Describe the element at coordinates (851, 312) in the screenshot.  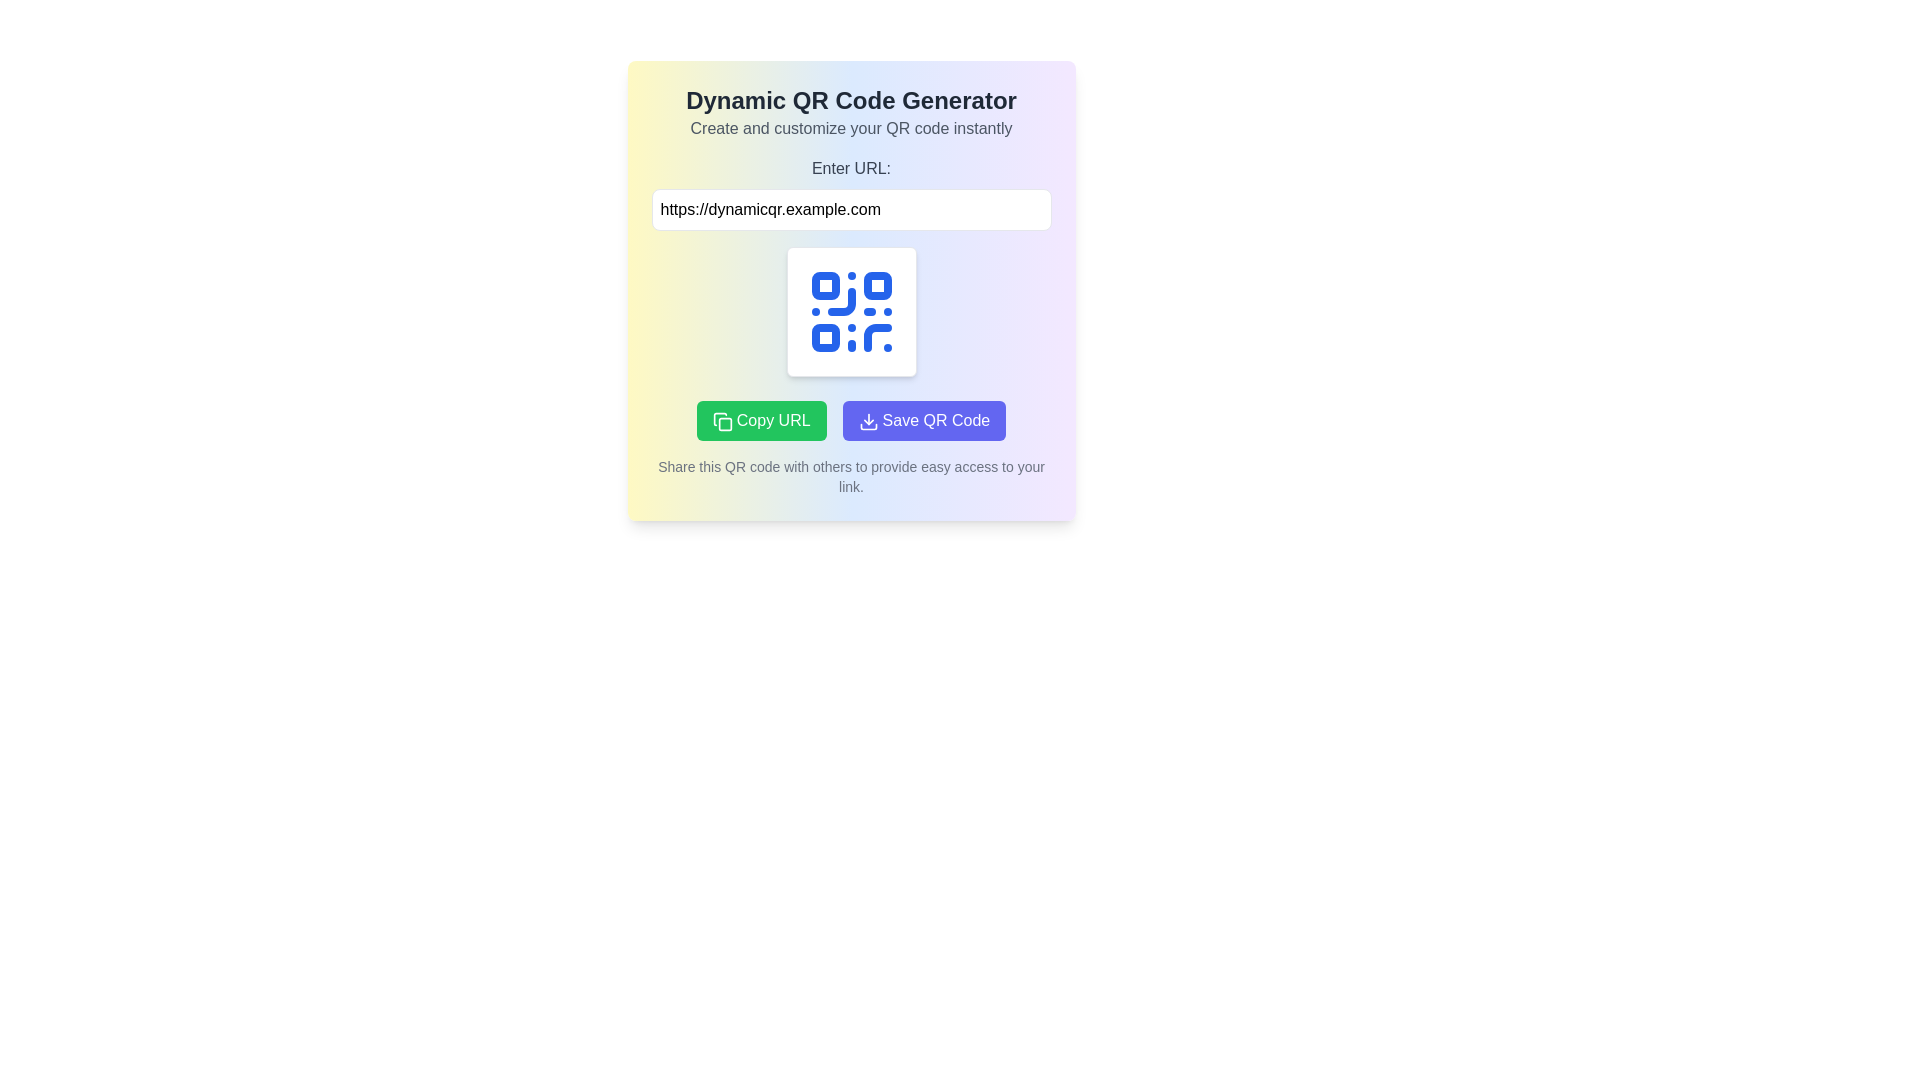
I see `the central QR code element, which is styled with a blue color scheme and rounded corners, located beneath the input field for the URL and above the 'Copy URL' and 'Save QR Code' buttons` at that location.